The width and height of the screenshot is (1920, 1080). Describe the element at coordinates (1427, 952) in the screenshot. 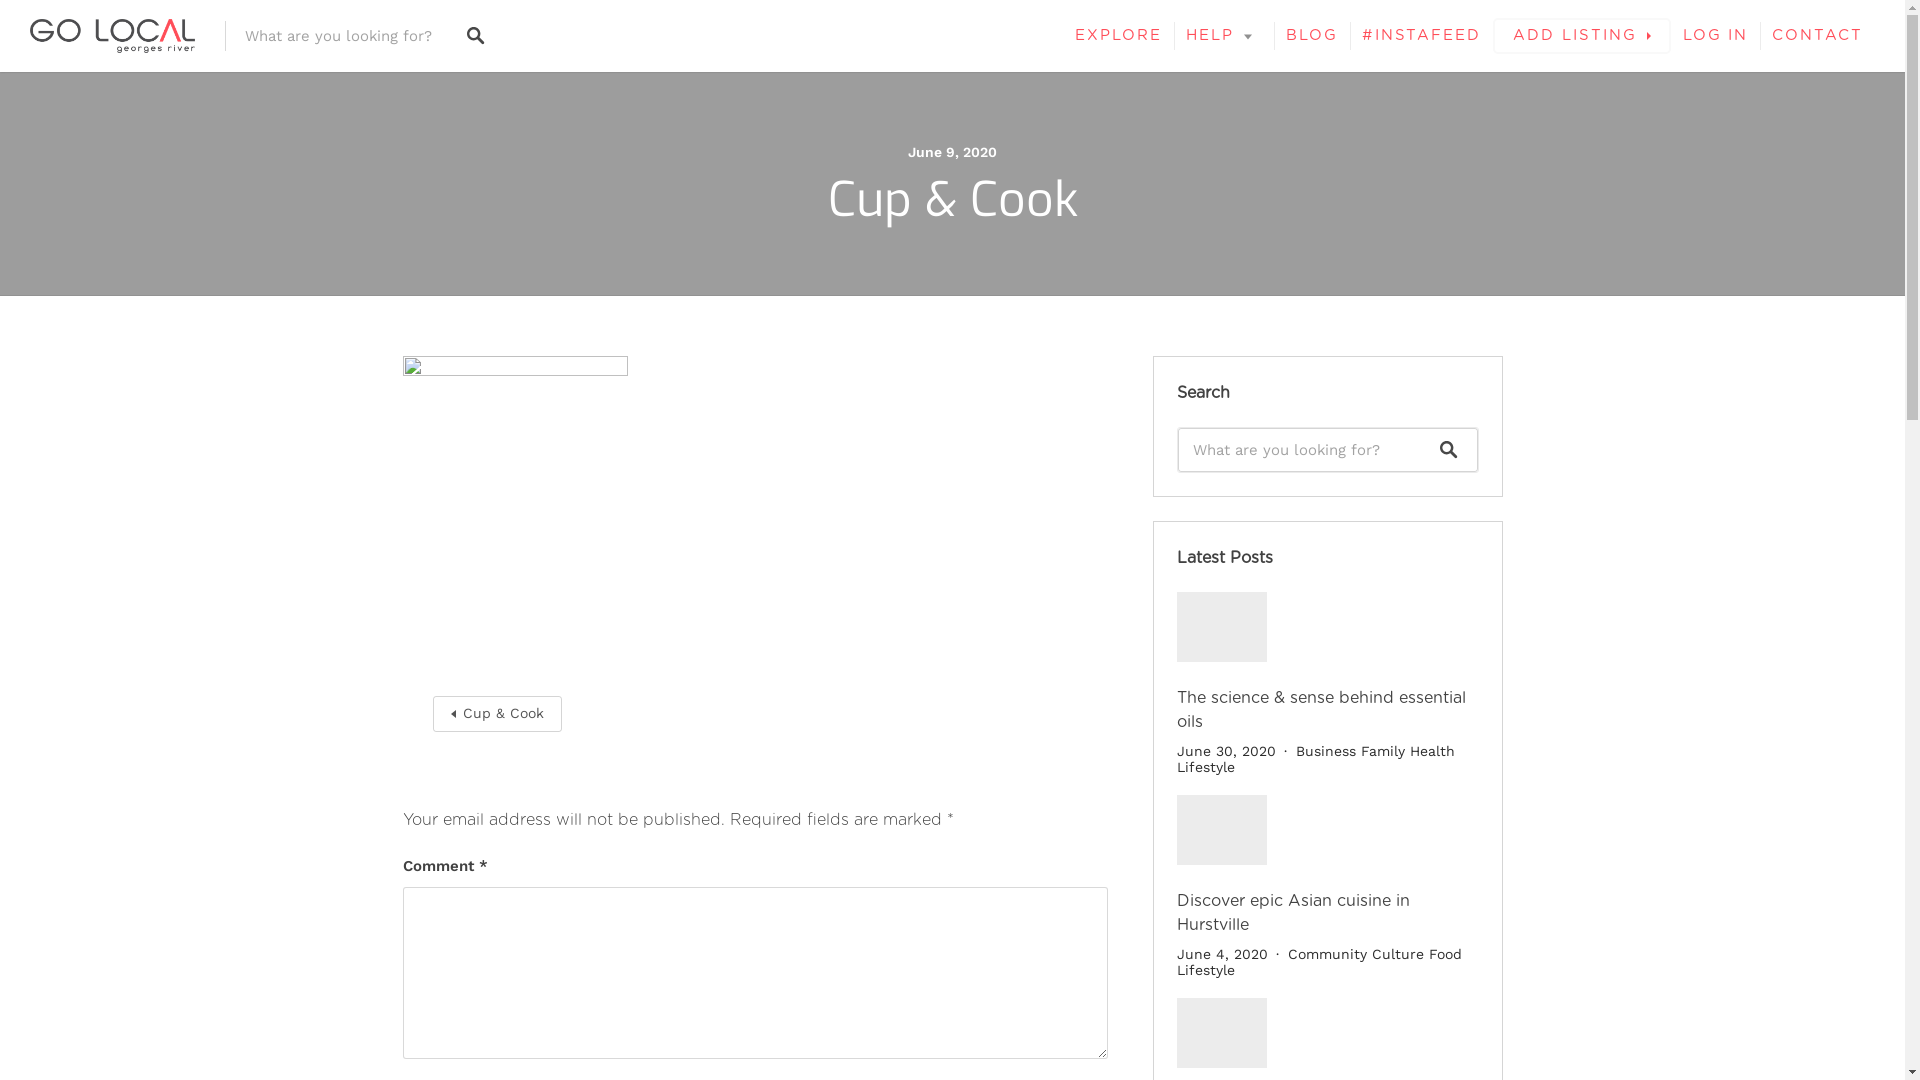

I see `'Food'` at that location.